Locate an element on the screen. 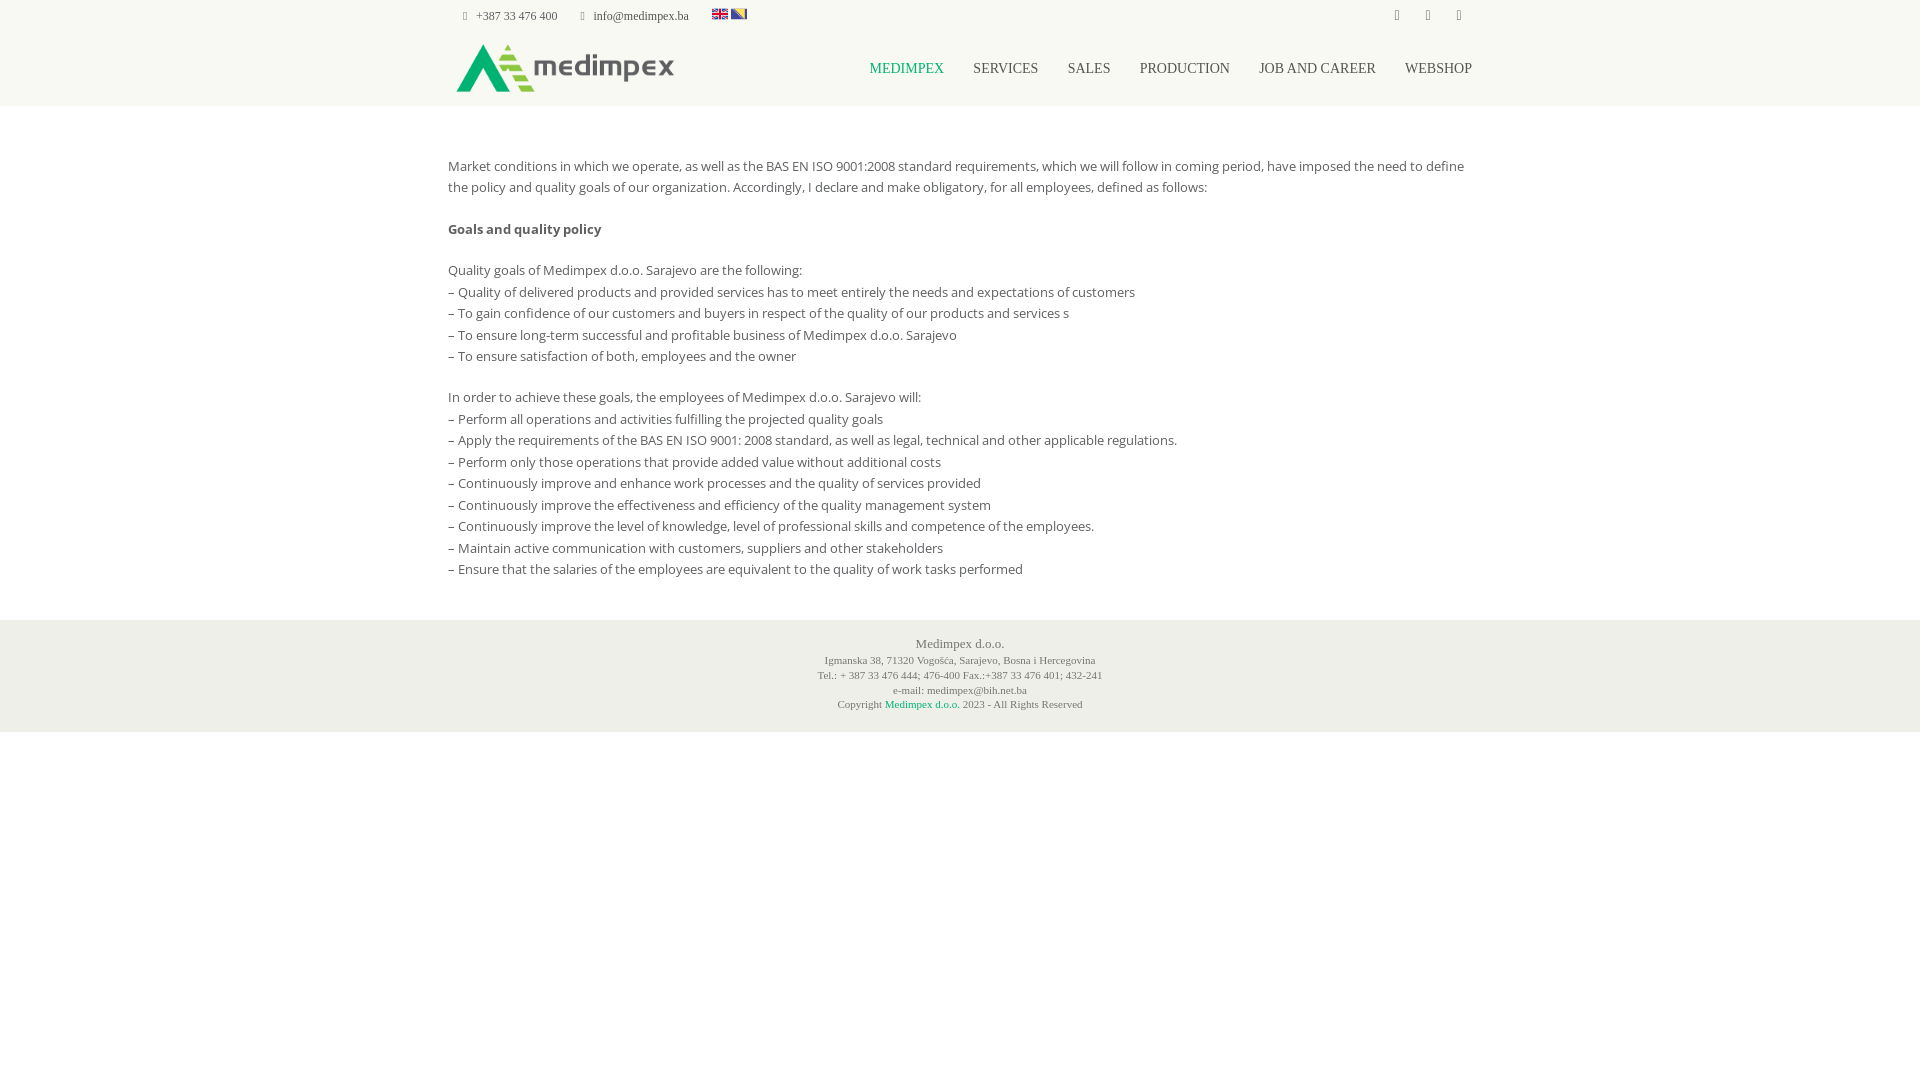 The height and width of the screenshot is (1080, 1920). 'Instagram' is located at coordinates (1414, 15).